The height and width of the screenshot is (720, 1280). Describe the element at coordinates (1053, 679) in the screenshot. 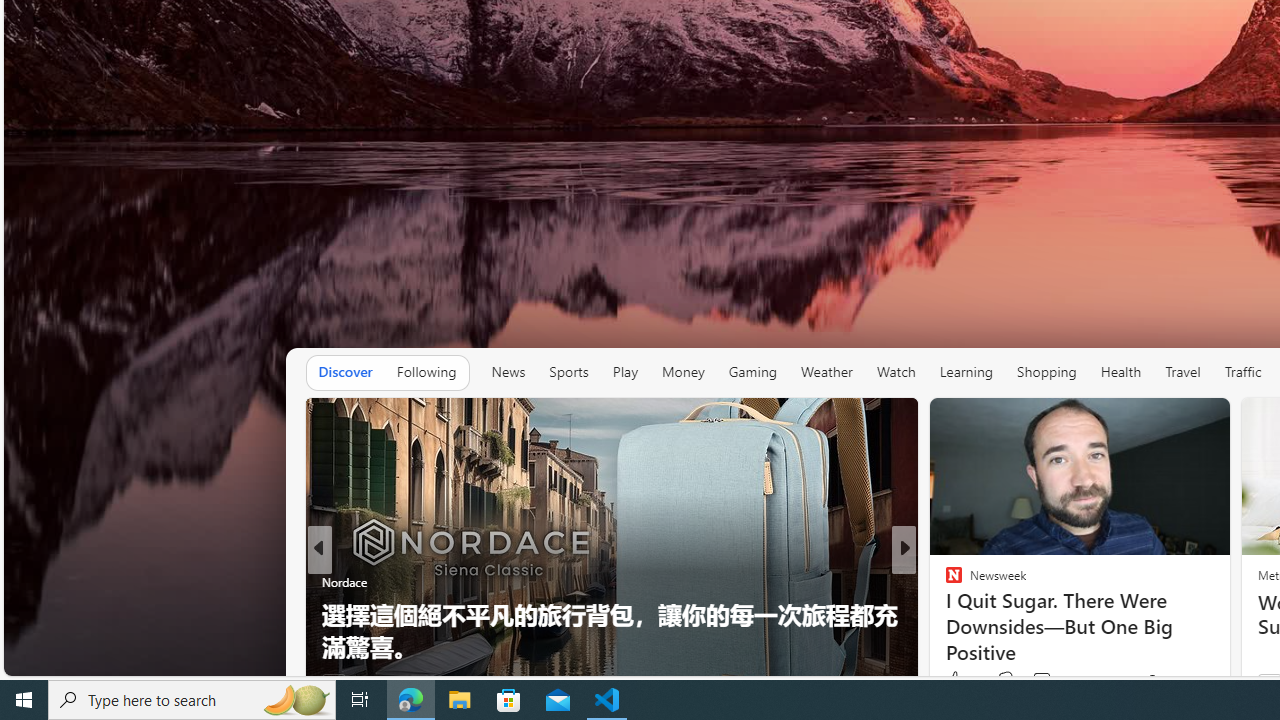

I see `'View comments 116 Comment'` at that location.